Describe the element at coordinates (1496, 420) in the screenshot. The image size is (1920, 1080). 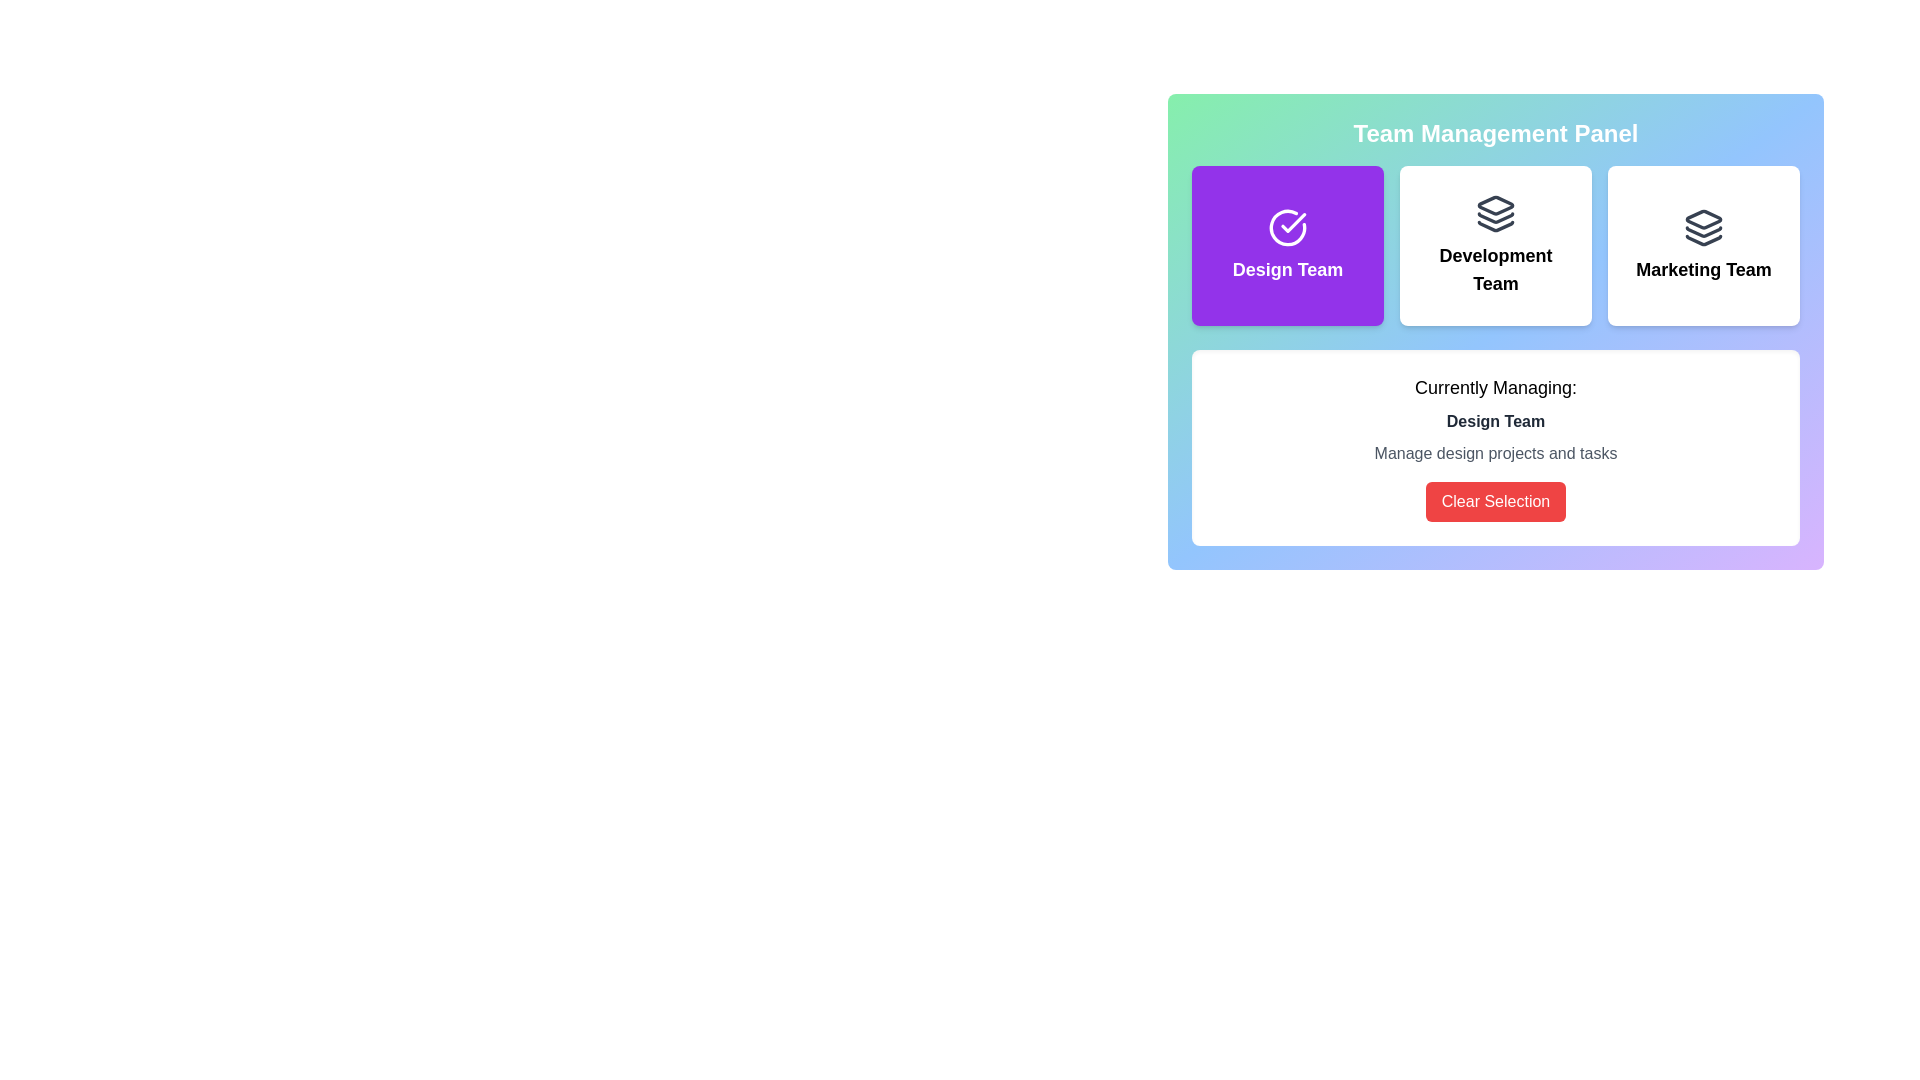
I see `the text label indicating the current team or item being managed, which is located below the title 'Currently Managing:' and above the descriptive text 'Manage design projects and tasks'` at that location.